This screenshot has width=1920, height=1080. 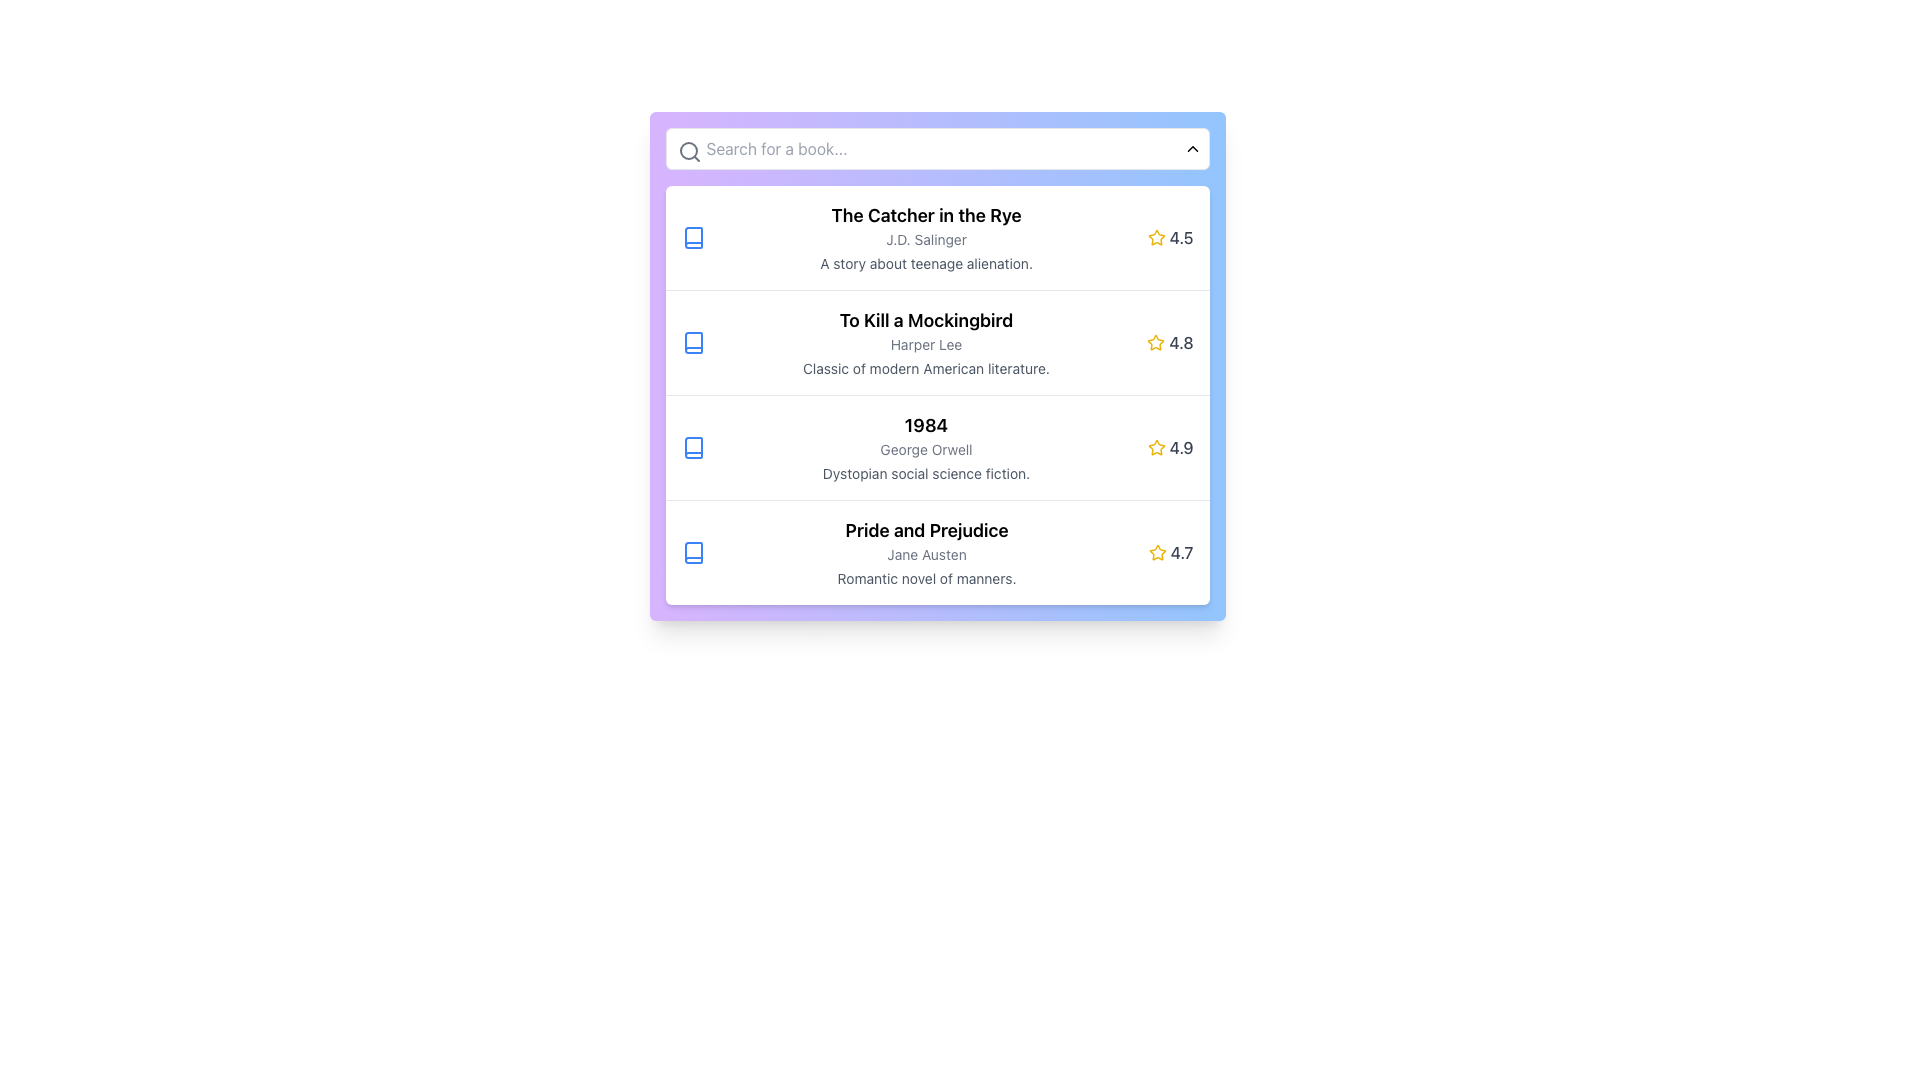 I want to click on the text label displaying the numerical rating of the book 'To Kill a Mockingbird', which is located to the right of a yellow star icon in the second row of the book list, so click(x=1181, y=342).